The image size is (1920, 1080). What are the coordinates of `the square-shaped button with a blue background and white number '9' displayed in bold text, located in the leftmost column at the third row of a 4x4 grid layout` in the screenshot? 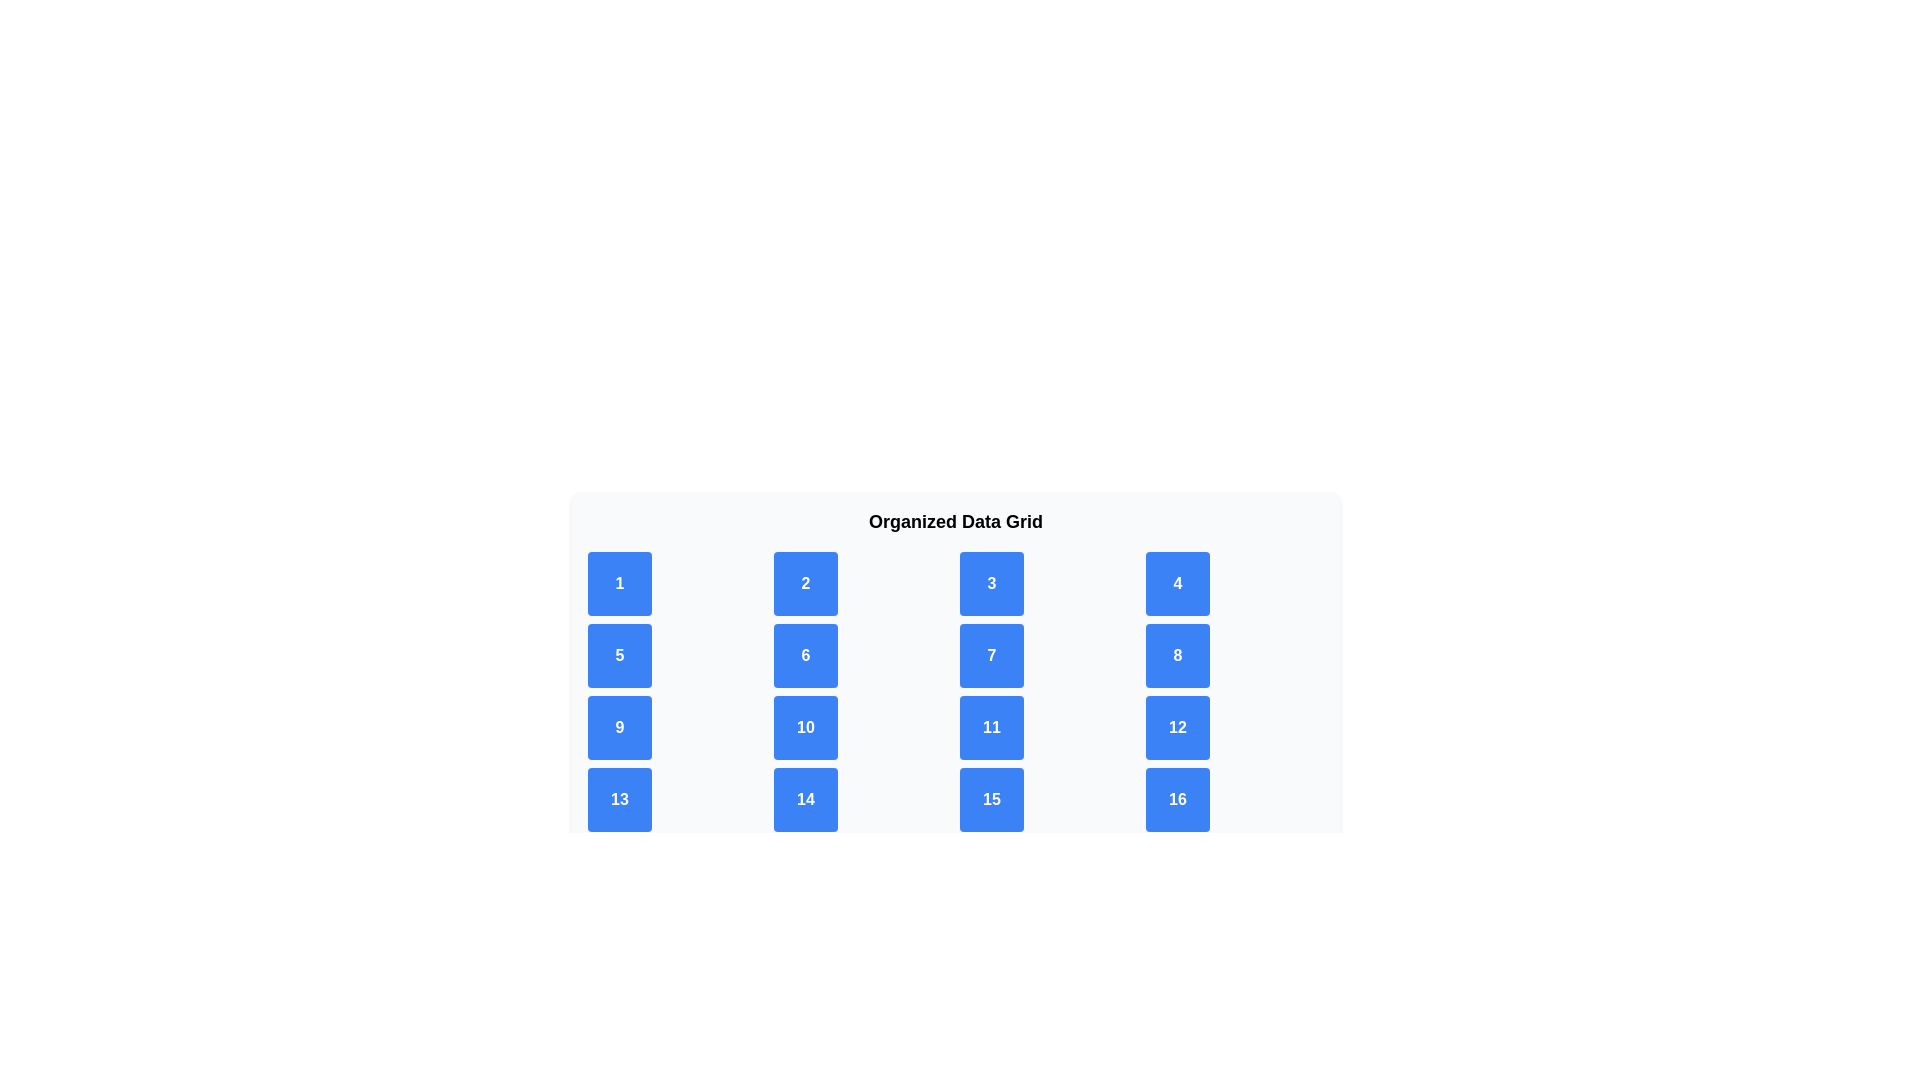 It's located at (618, 728).